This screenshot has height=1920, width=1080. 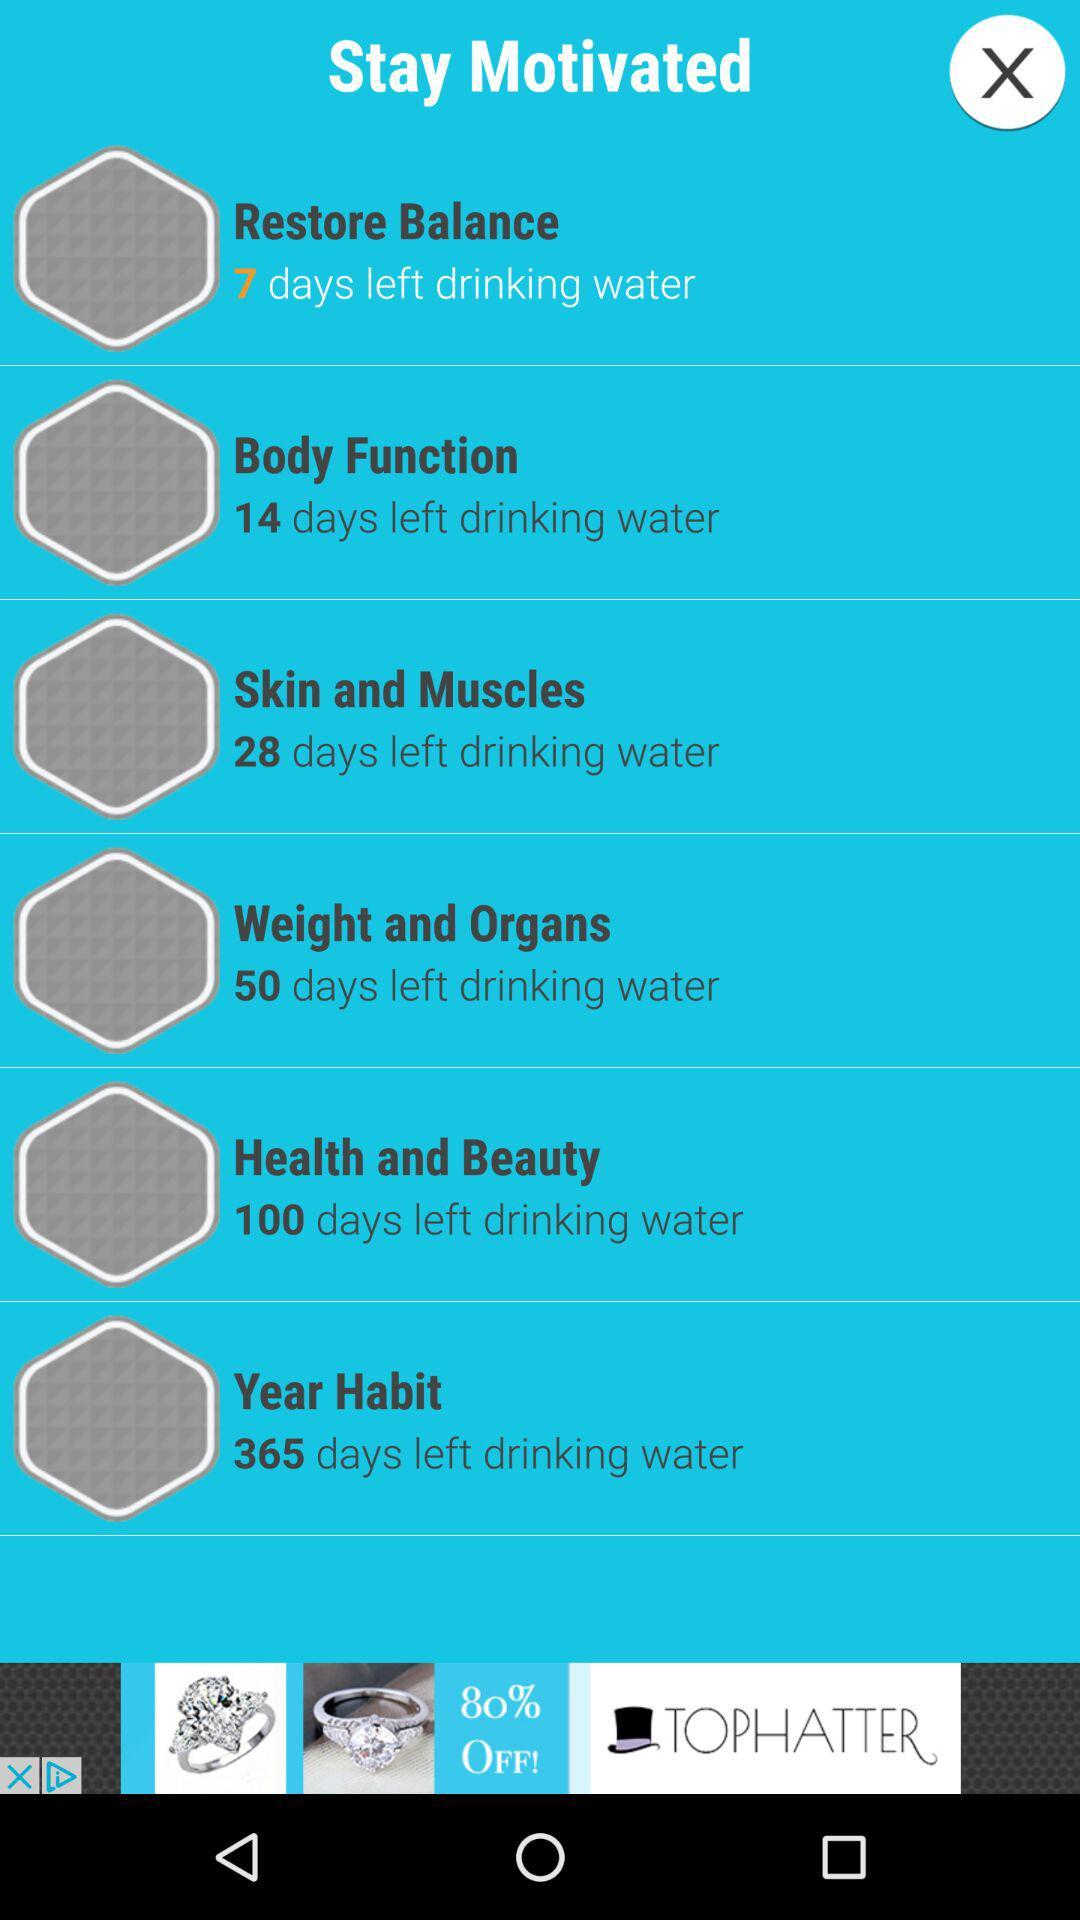 What do you see at coordinates (540, 1727) in the screenshot?
I see `show advertisement` at bounding box center [540, 1727].